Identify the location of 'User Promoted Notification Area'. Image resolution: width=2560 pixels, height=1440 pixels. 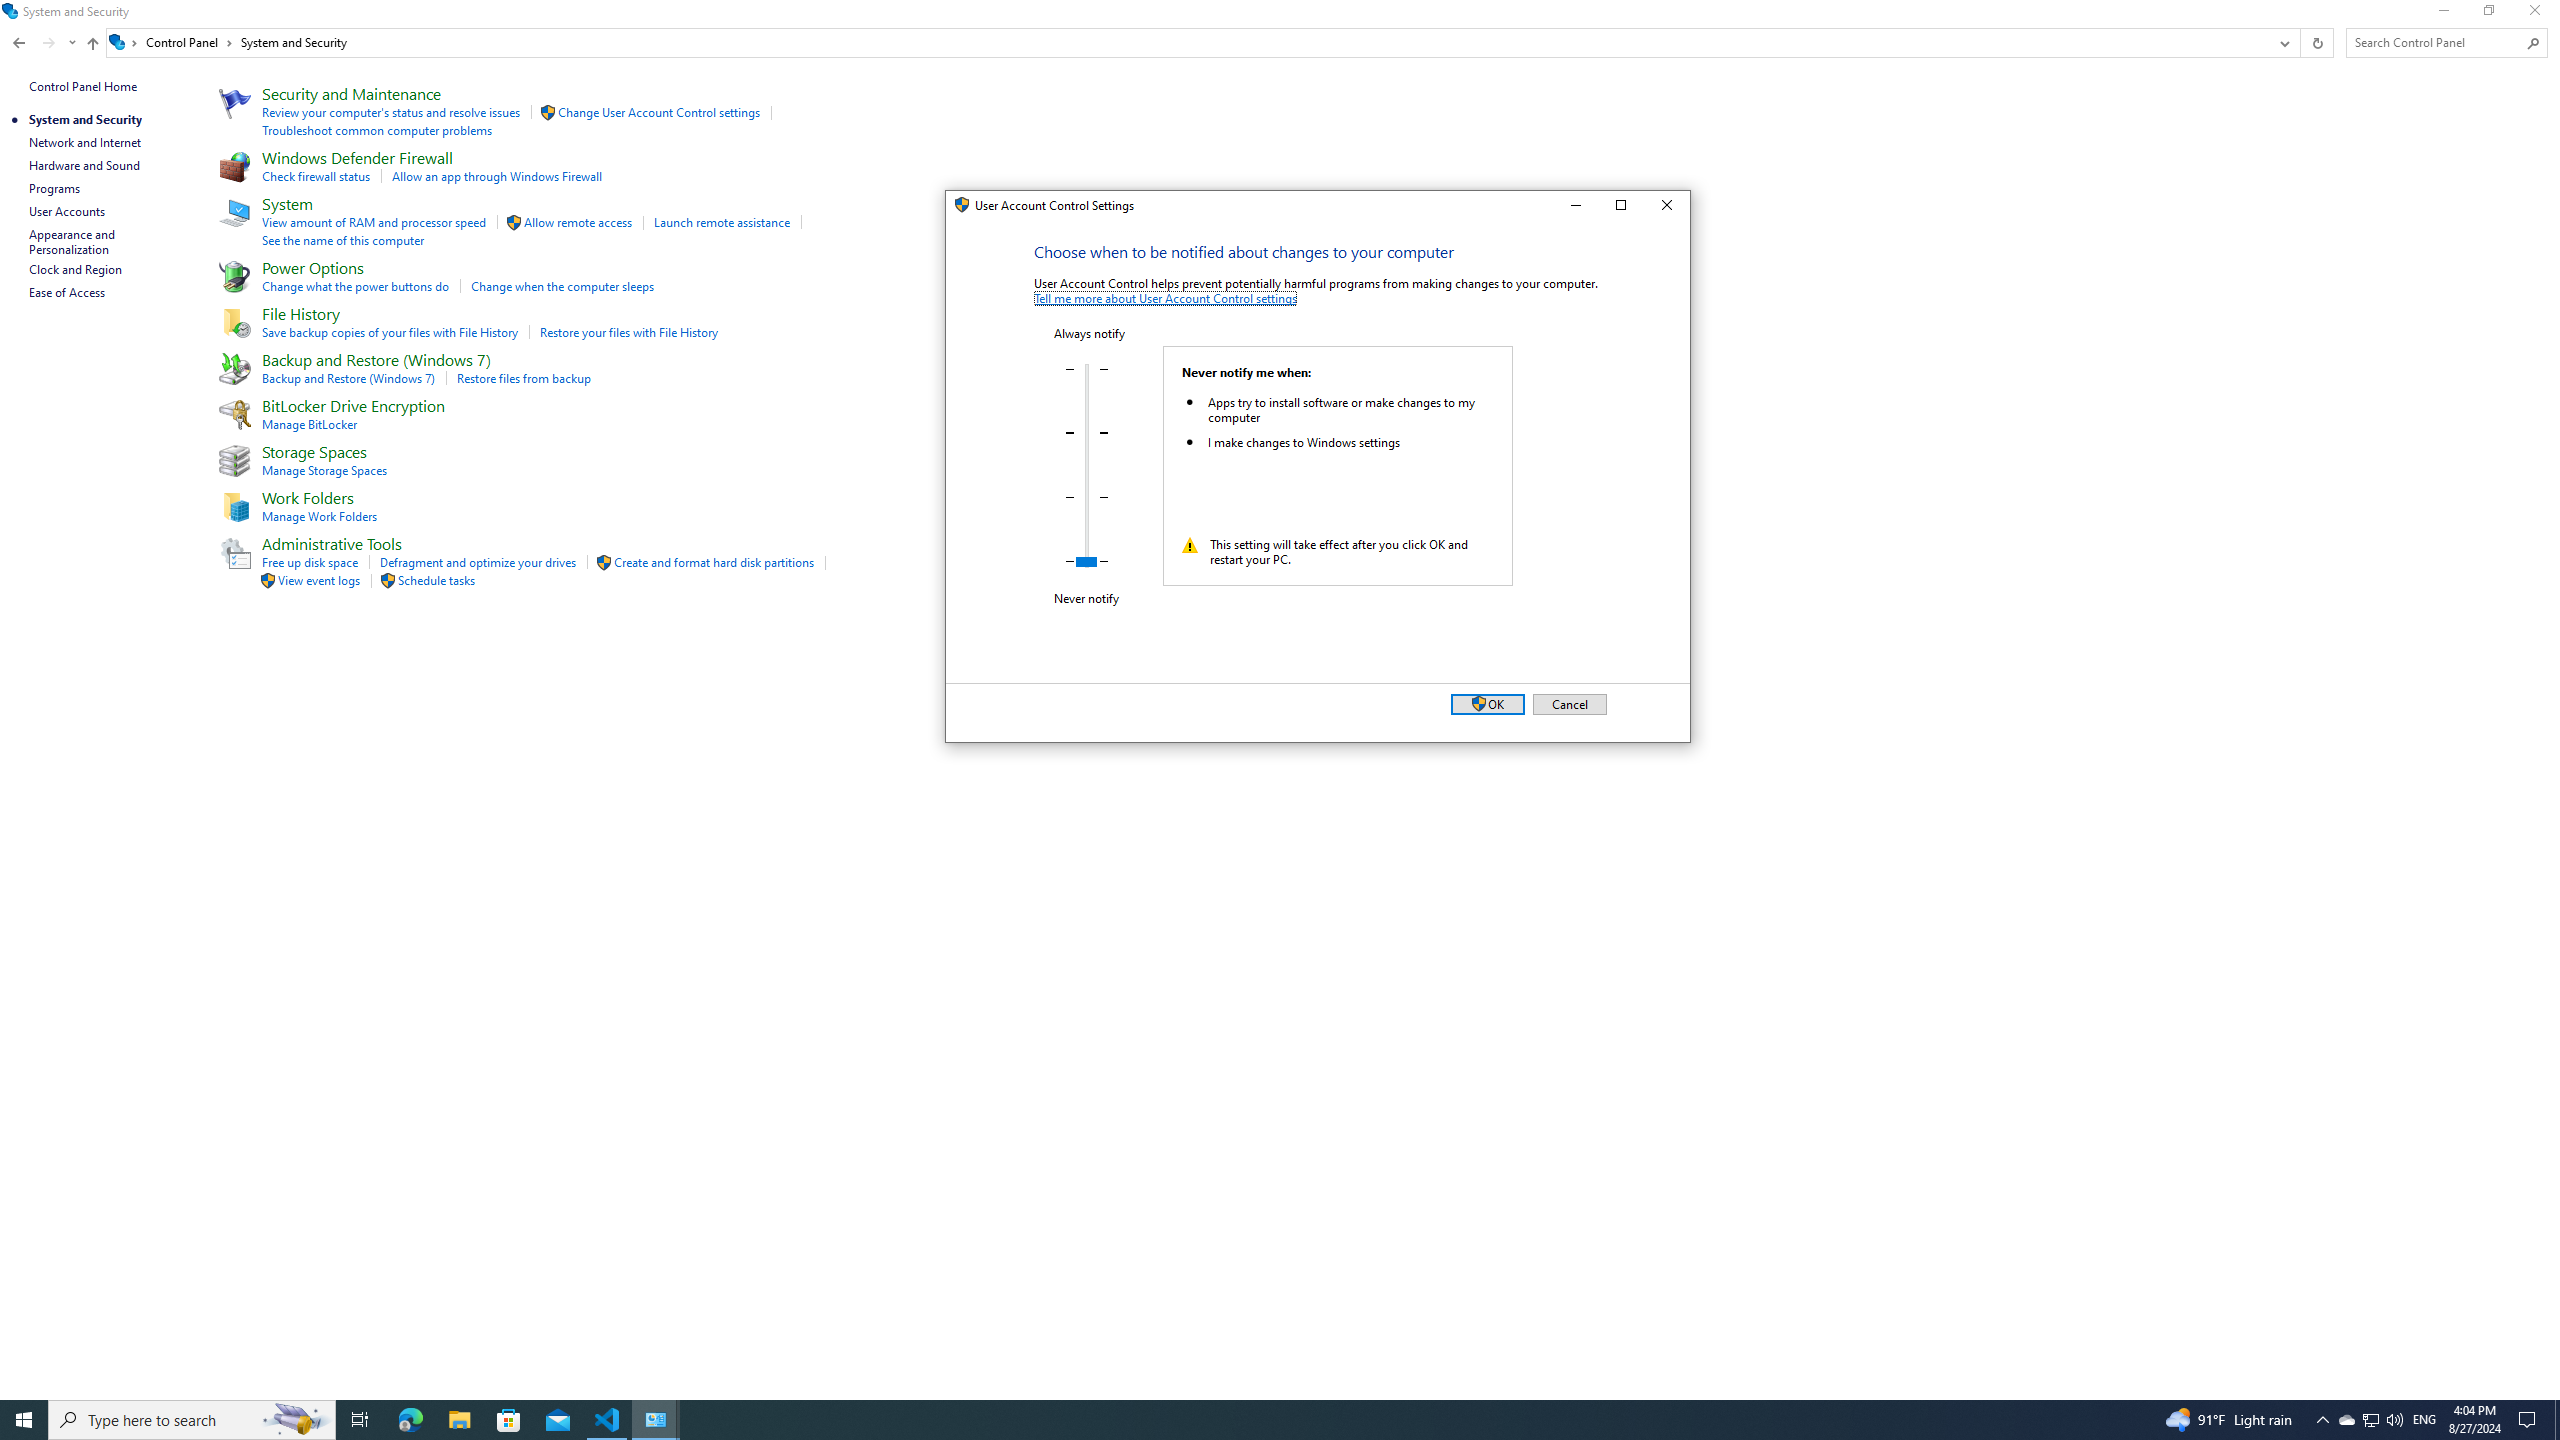
(2369, 1418).